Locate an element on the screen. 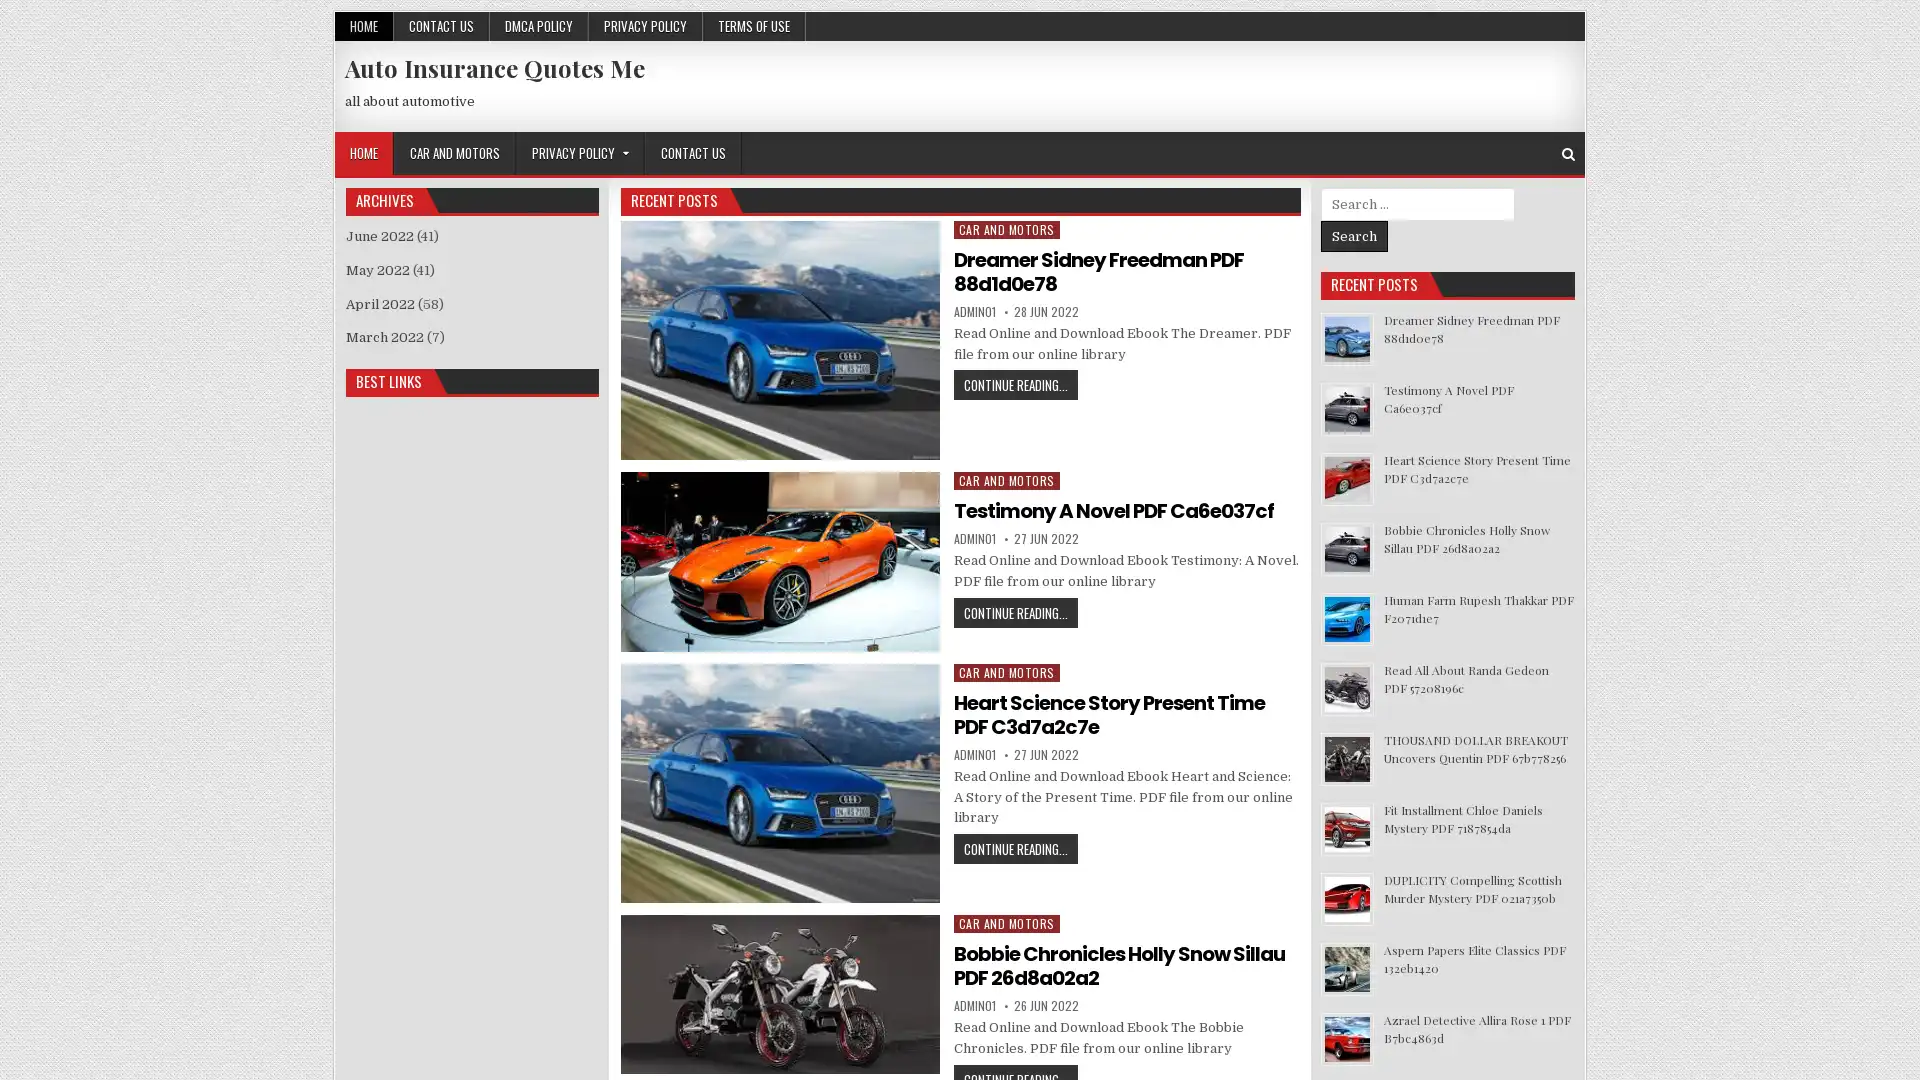  Search is located at coordinates (1354, 235).